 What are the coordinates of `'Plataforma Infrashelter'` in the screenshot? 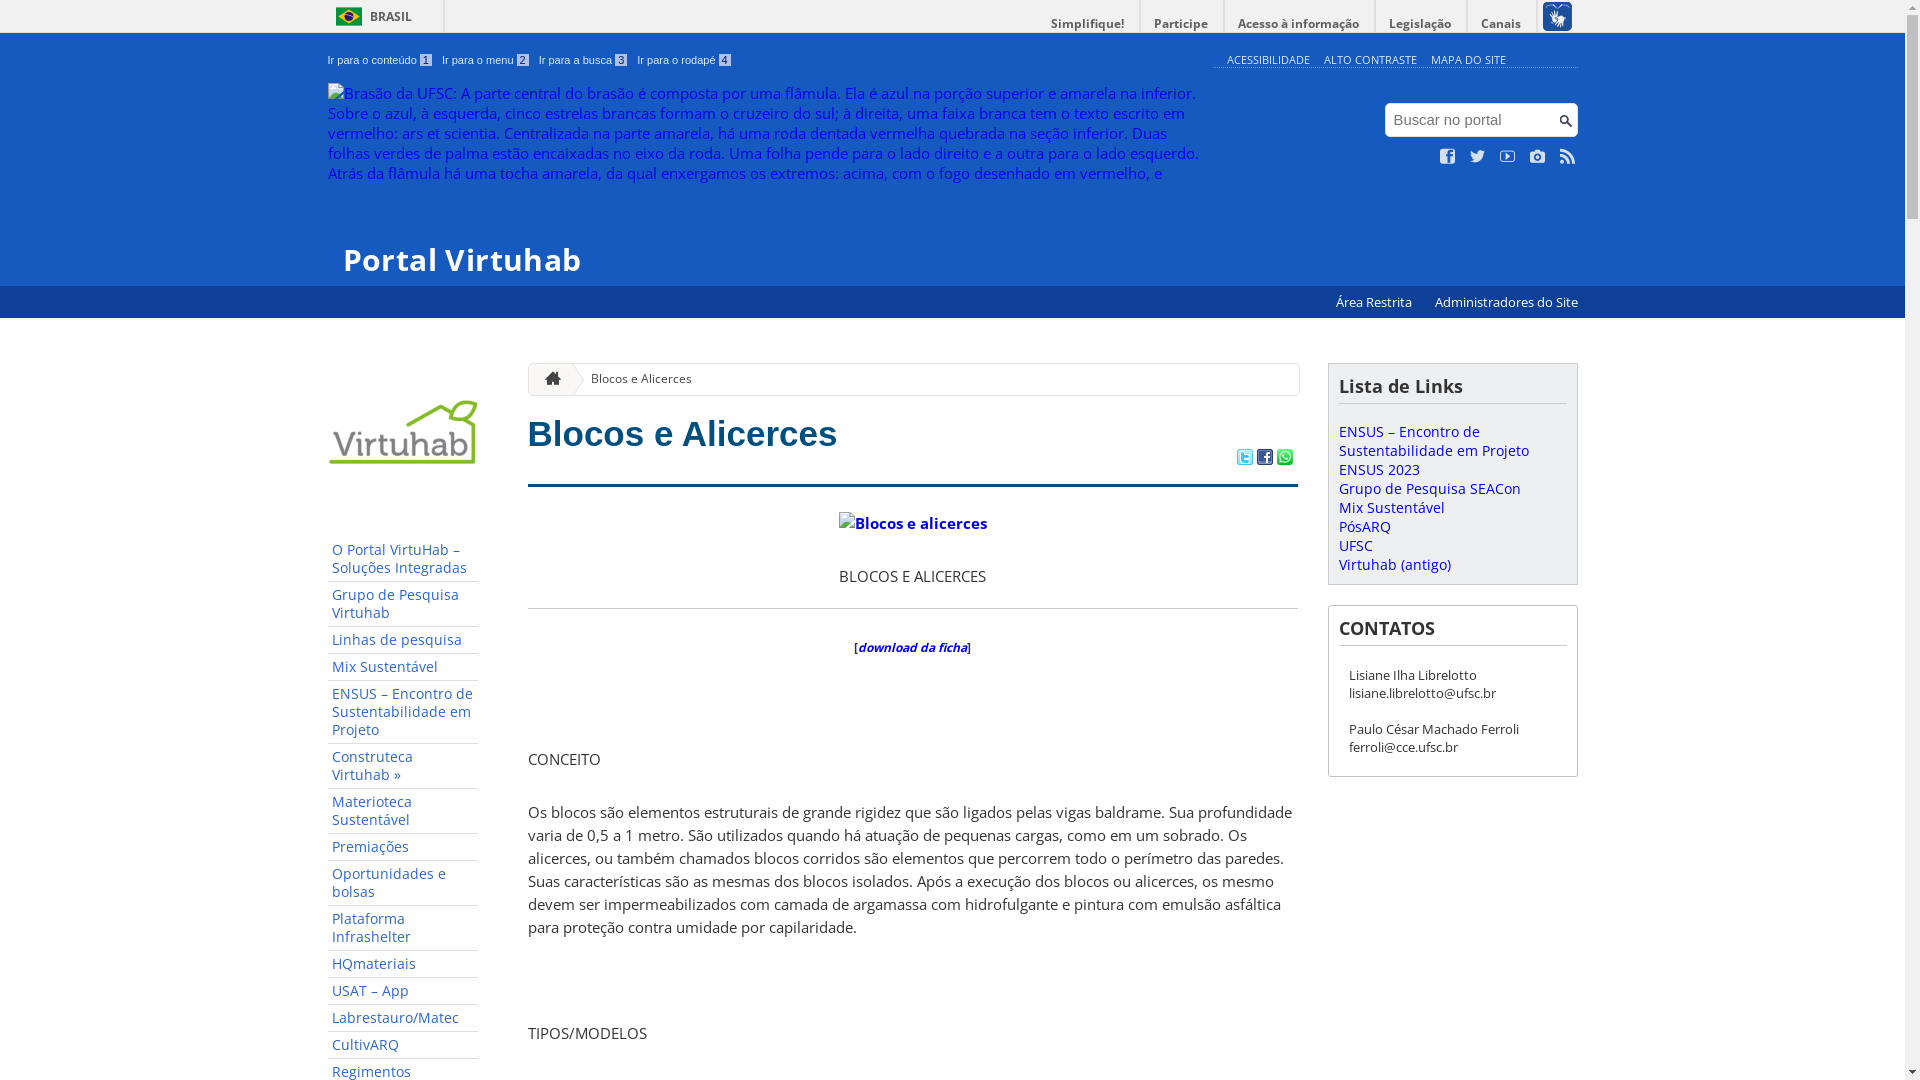 It's located at (402, 928).